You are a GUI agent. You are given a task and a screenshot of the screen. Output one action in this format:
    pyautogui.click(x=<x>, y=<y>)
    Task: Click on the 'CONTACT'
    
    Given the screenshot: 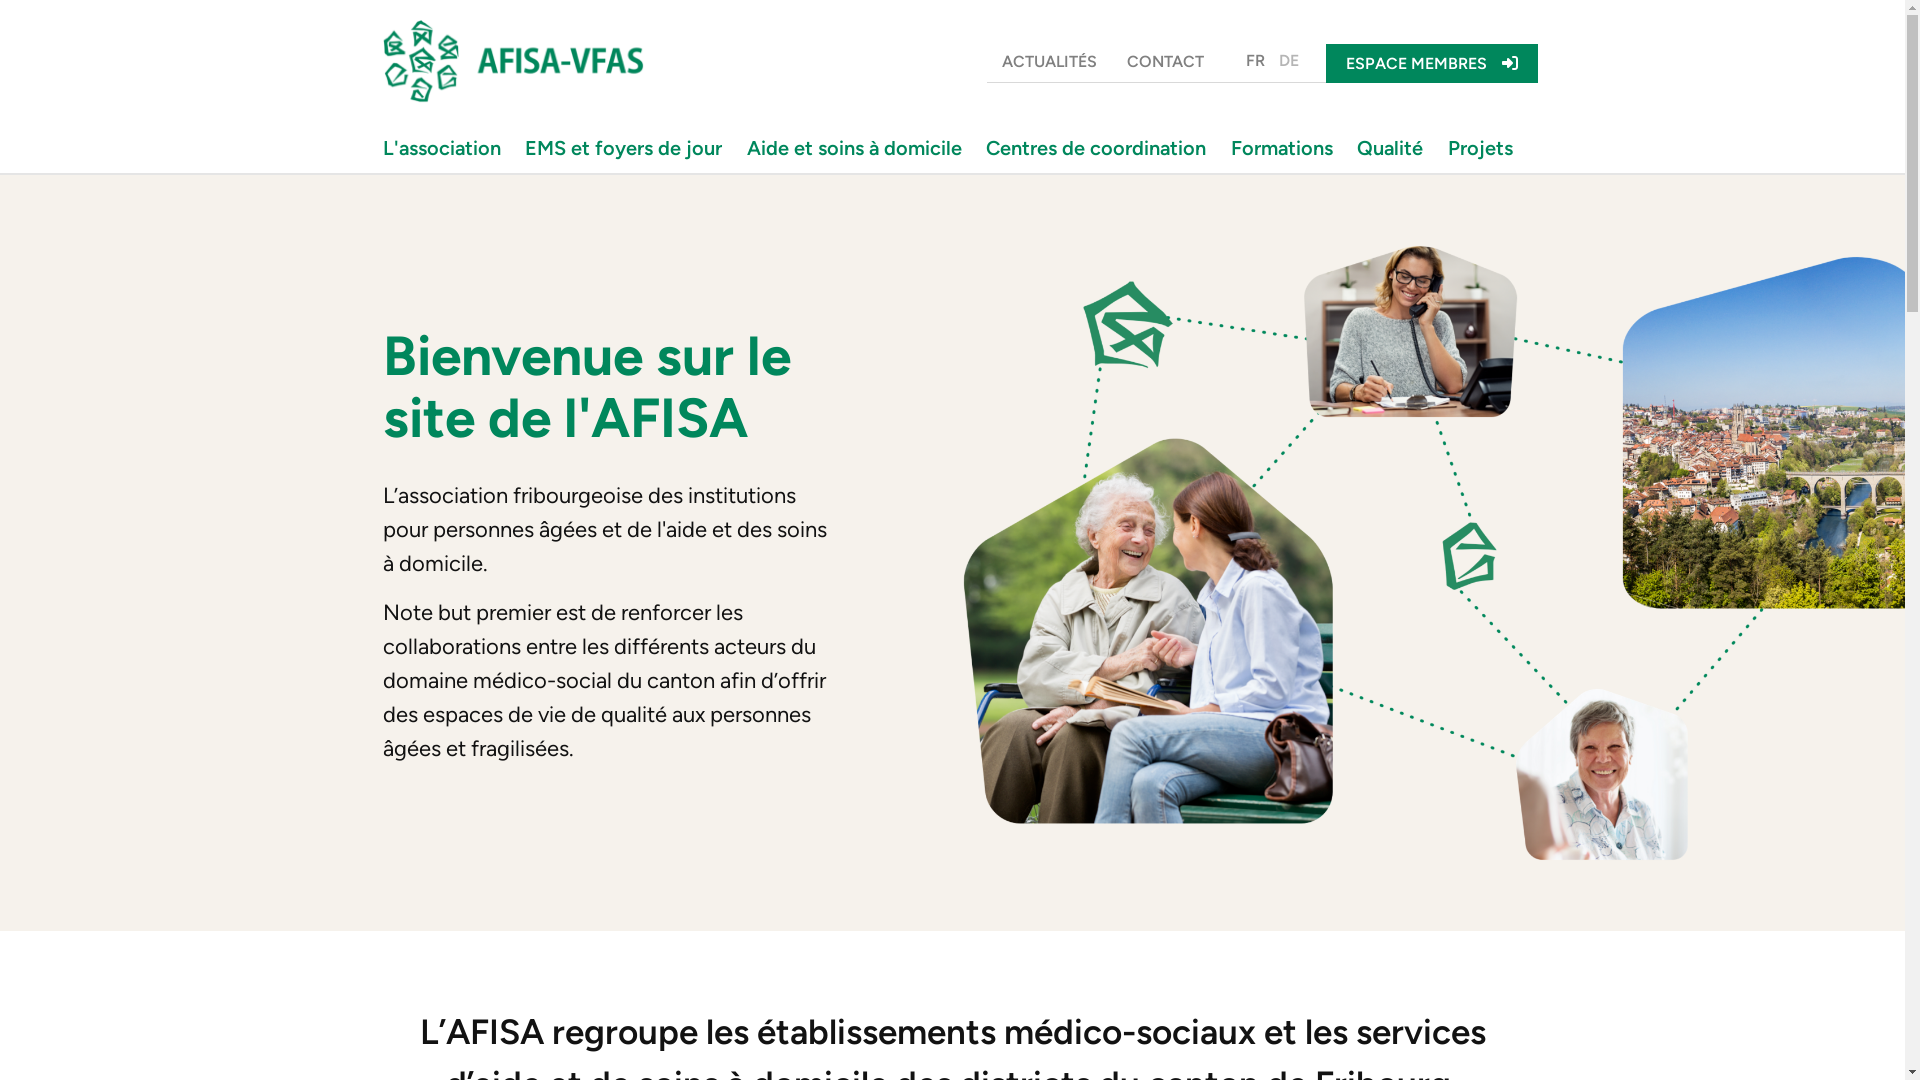 What is the action you would take?
    pyautogui.click(x=1165, y=60)
    